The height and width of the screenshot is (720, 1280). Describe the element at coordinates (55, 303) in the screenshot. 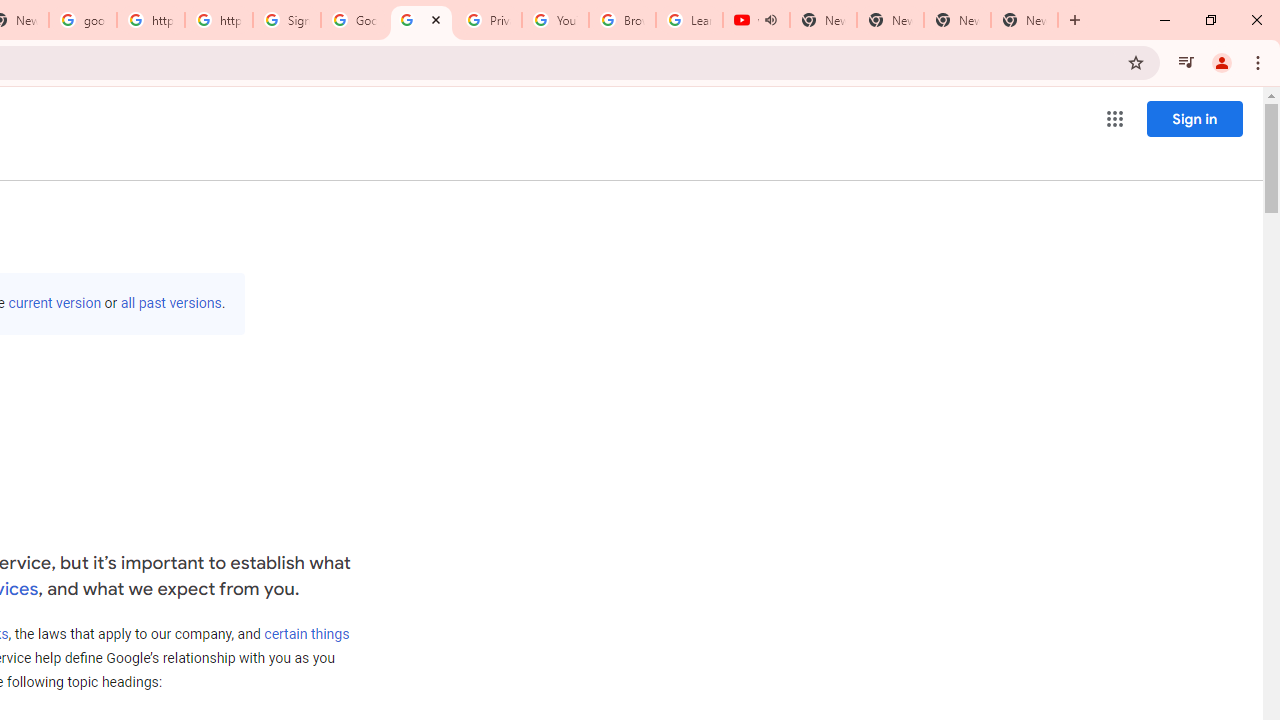

I see `'current version'` at that location.